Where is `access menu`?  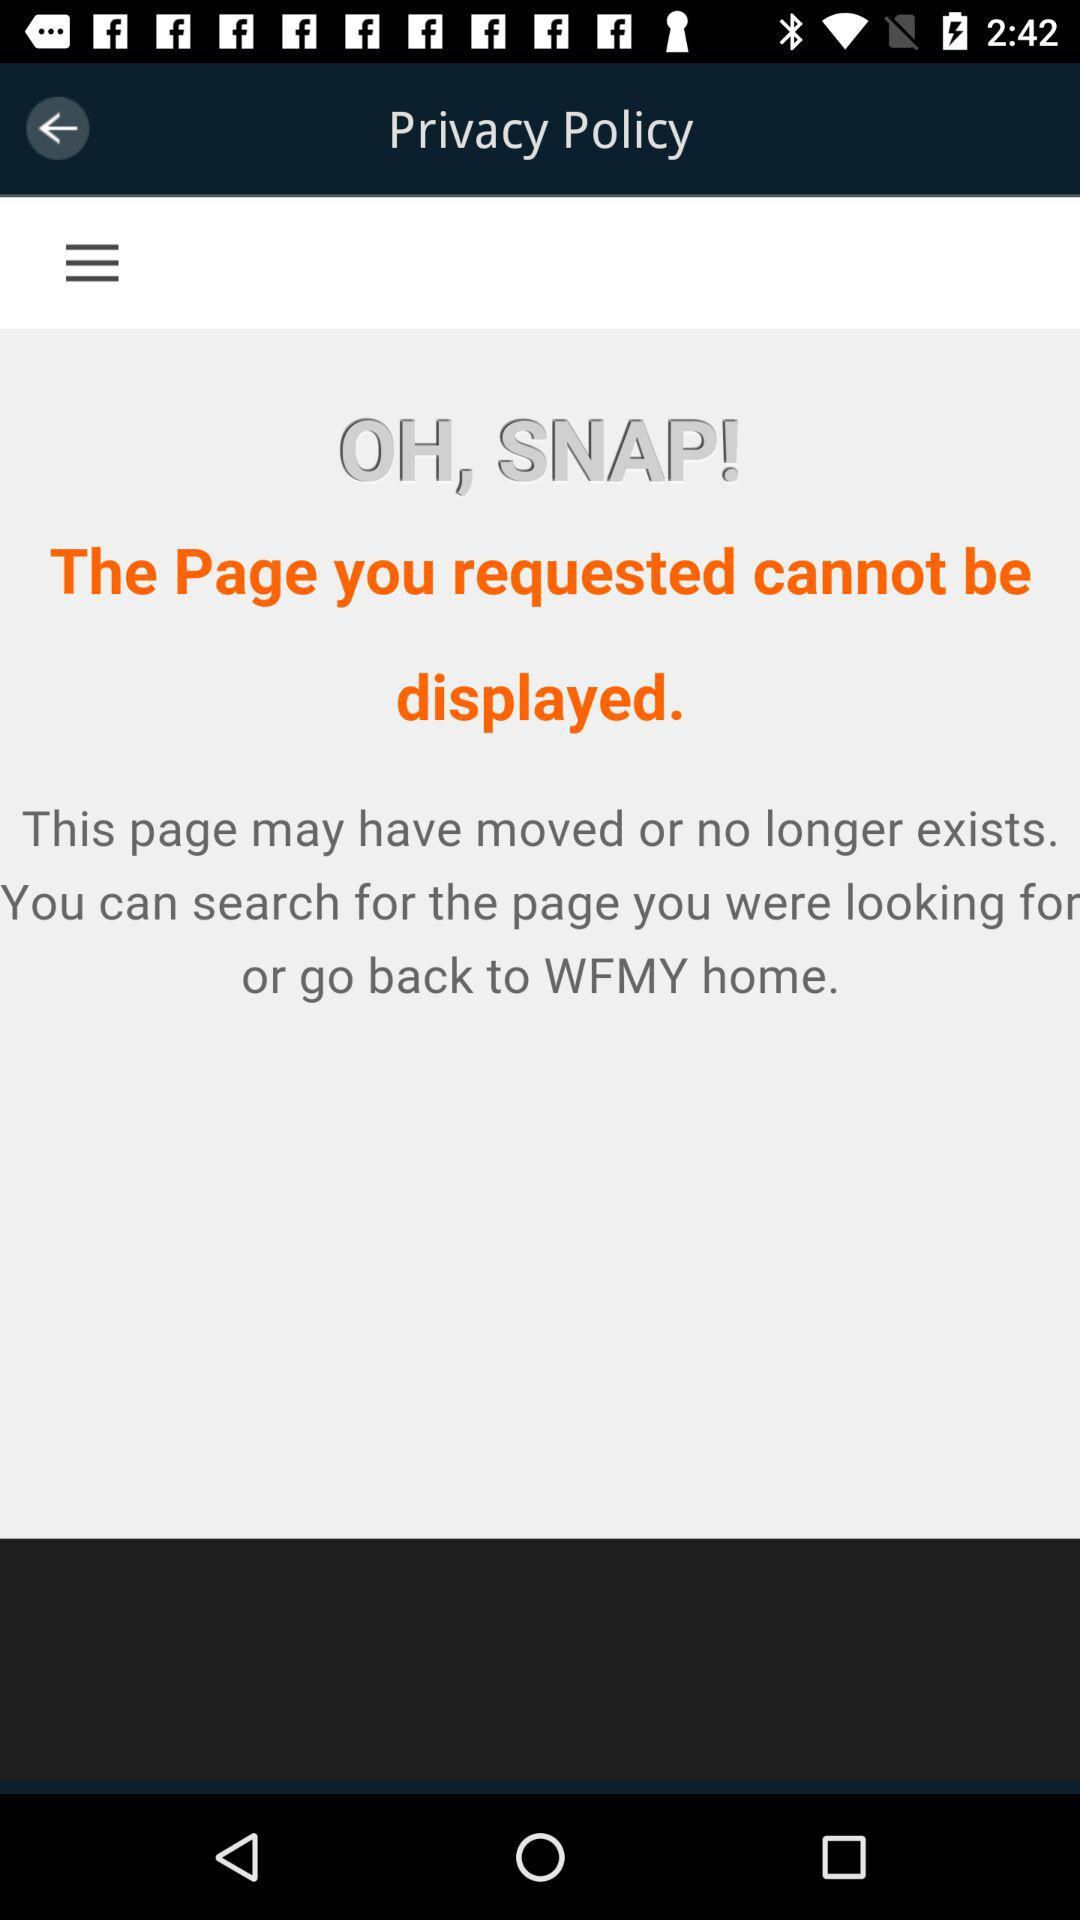
access menu is located at coordinates (131, 240).